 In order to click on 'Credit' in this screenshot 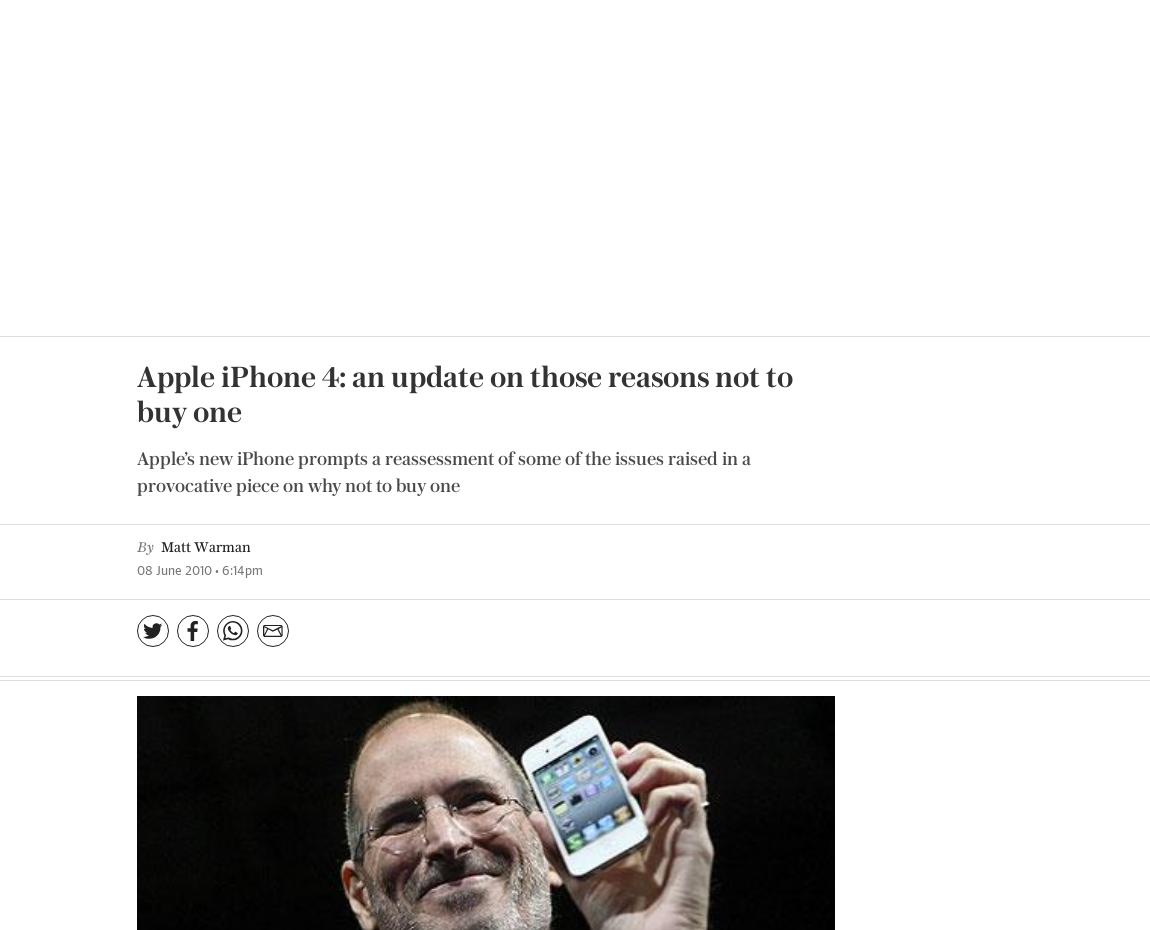, I will do `click(704, 368)`.